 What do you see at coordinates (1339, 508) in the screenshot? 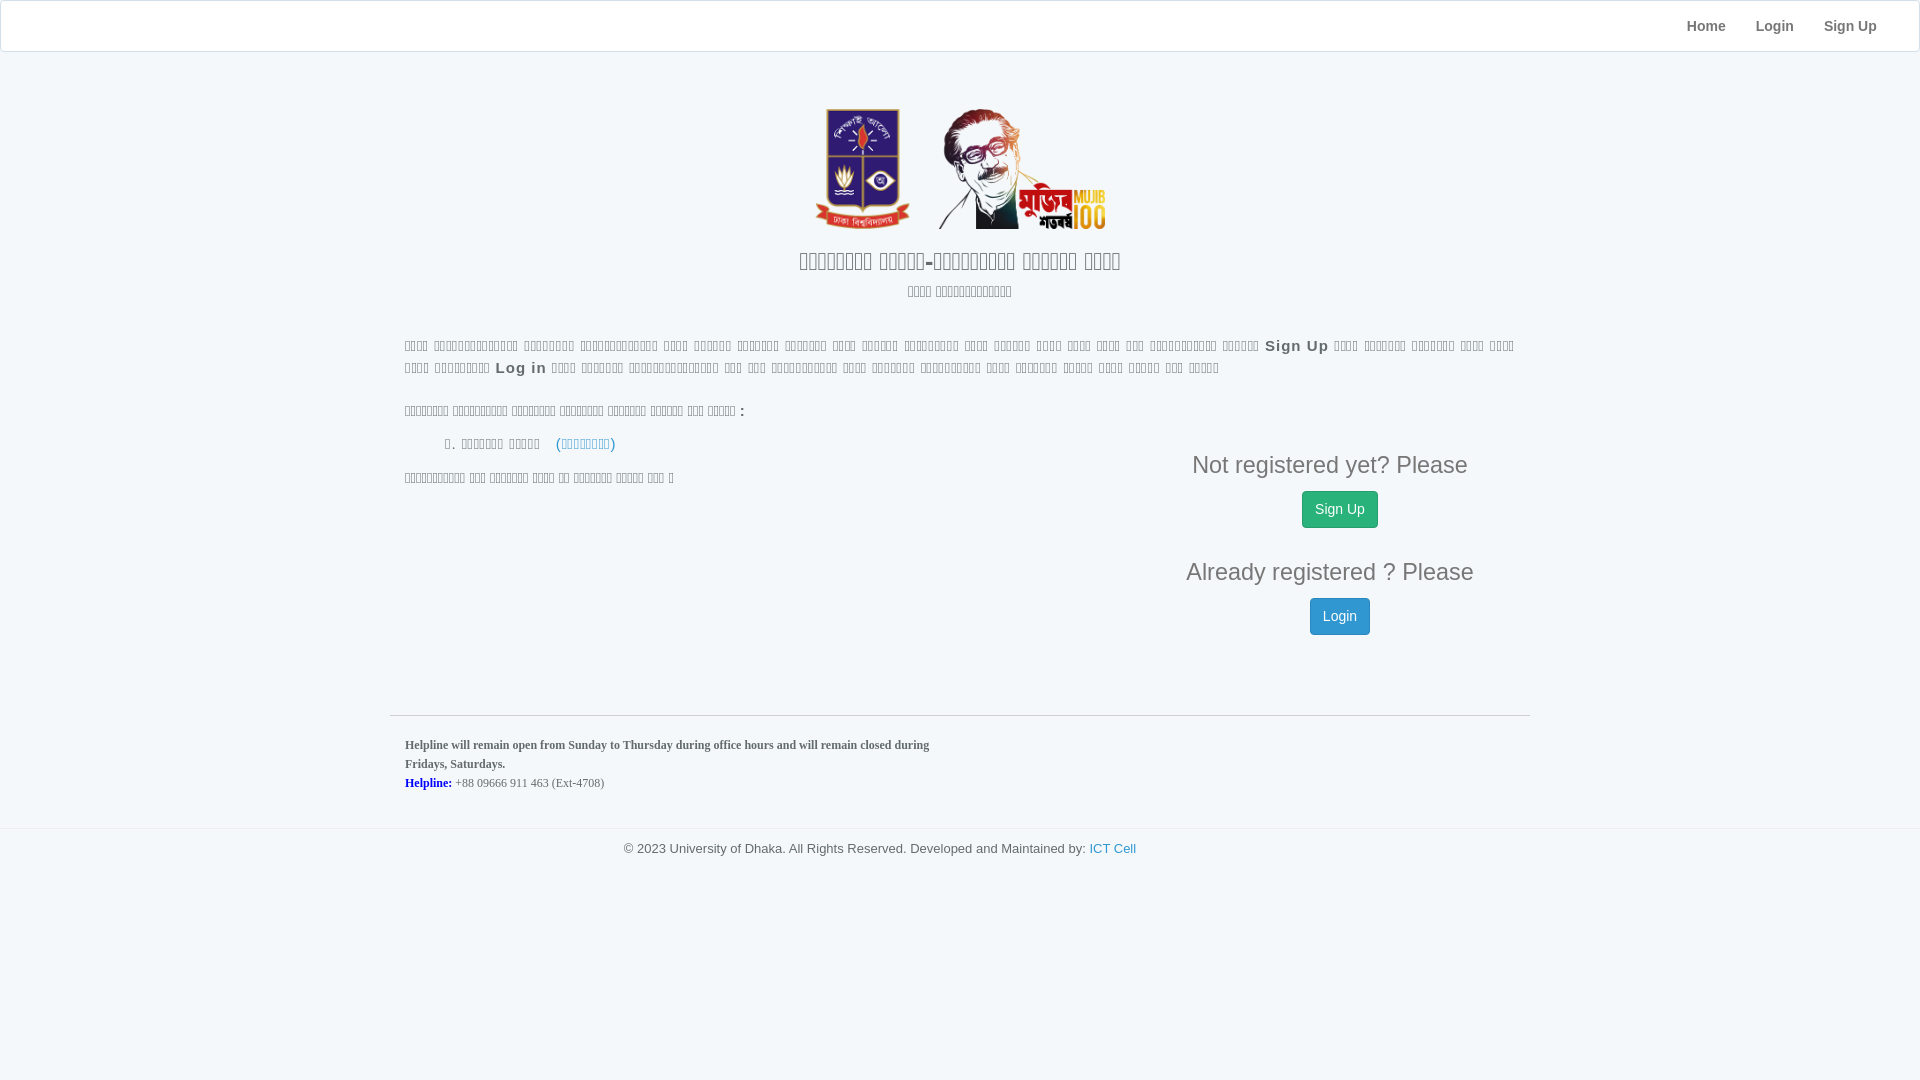
I see `'Sign Up'` at bounding box center [1339, 508].